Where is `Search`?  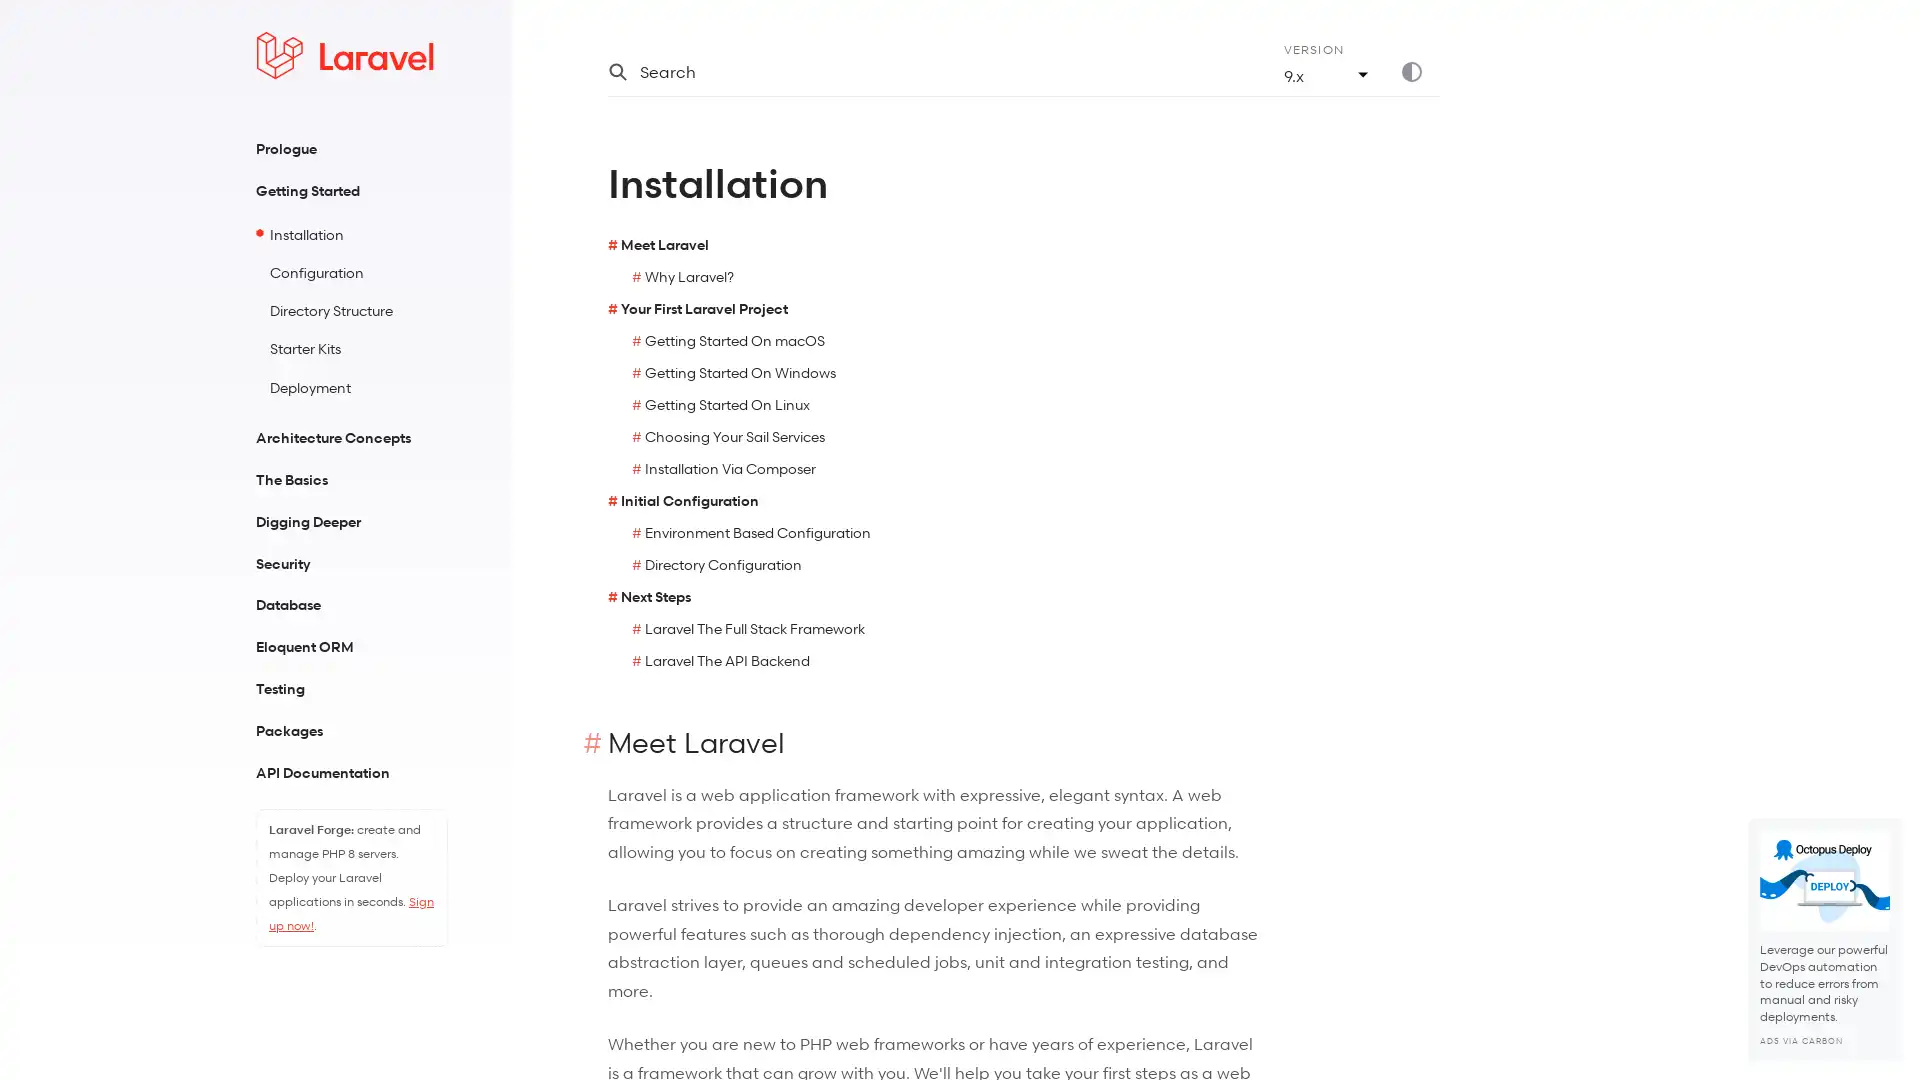
Search is located at coordinates (920, 71).